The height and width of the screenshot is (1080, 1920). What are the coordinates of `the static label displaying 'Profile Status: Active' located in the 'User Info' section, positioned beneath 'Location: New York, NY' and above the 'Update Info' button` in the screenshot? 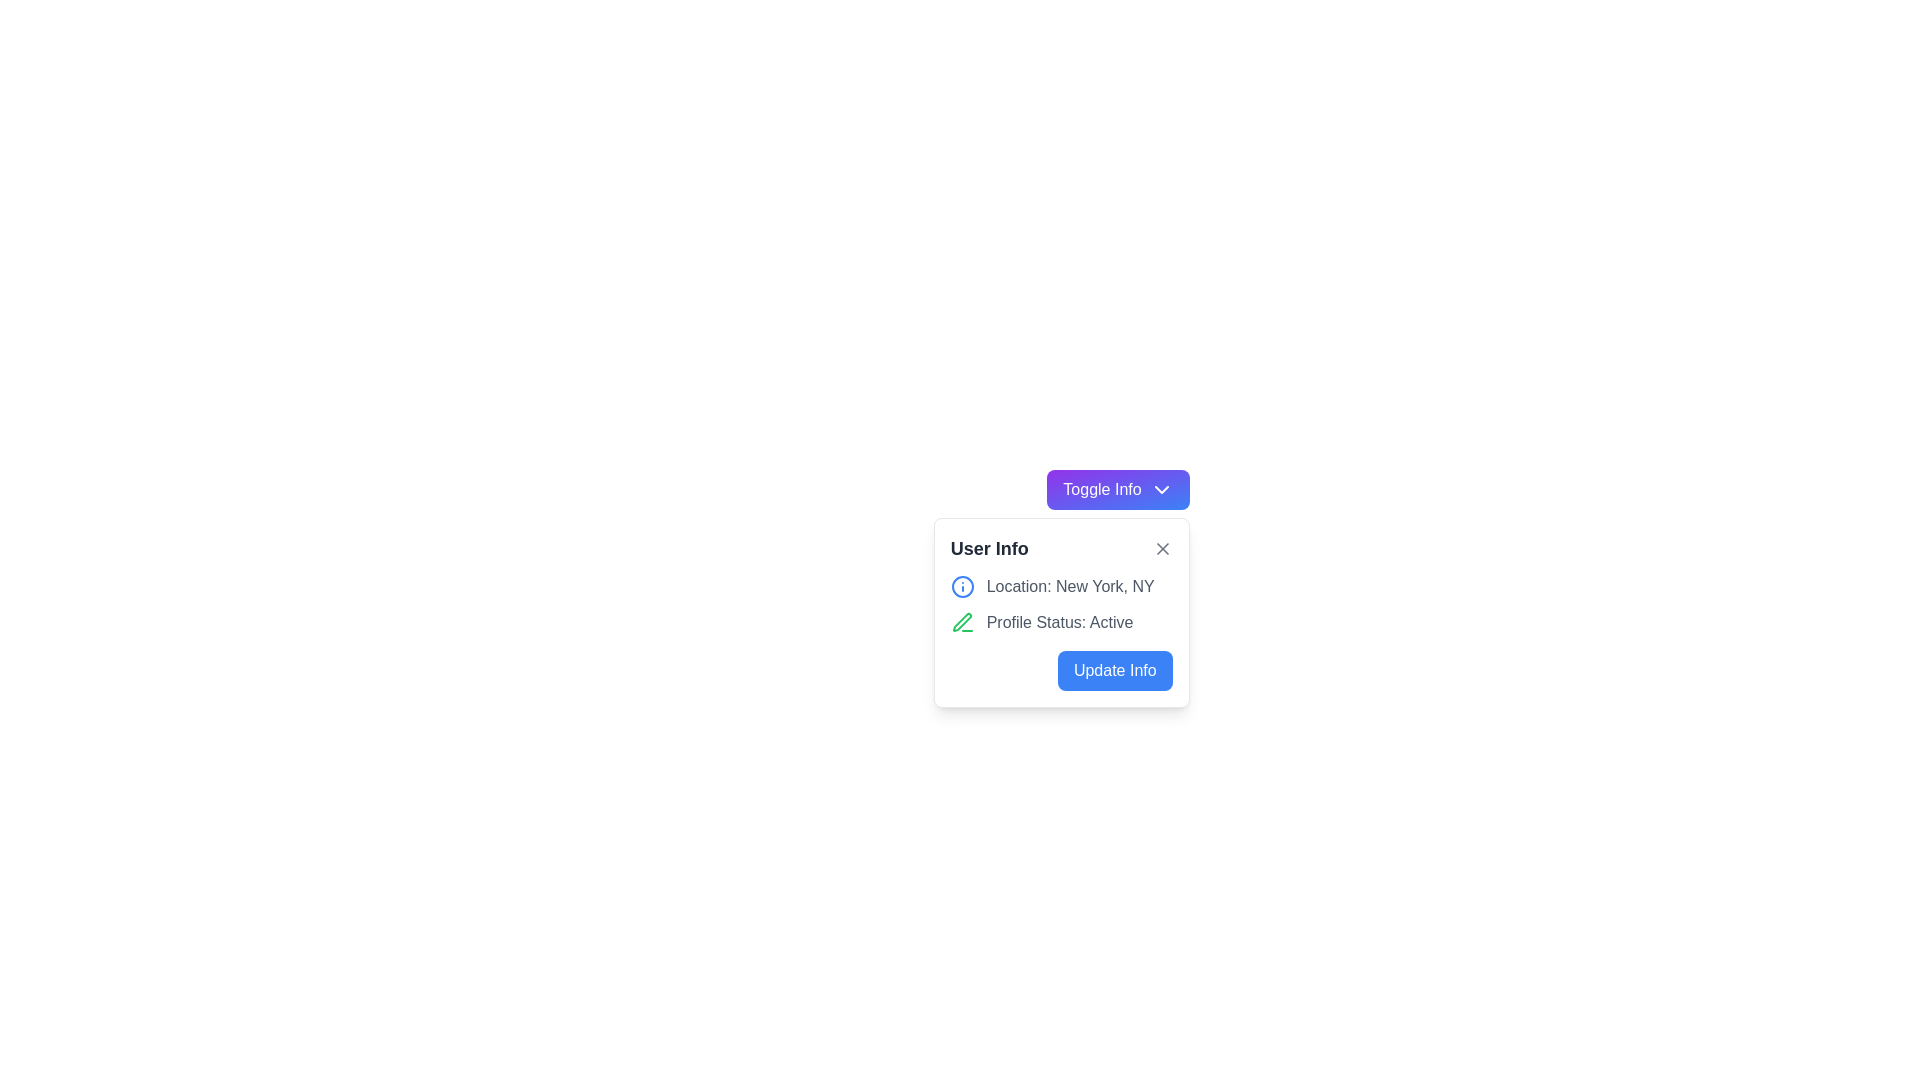 It's located at (1059, 622).